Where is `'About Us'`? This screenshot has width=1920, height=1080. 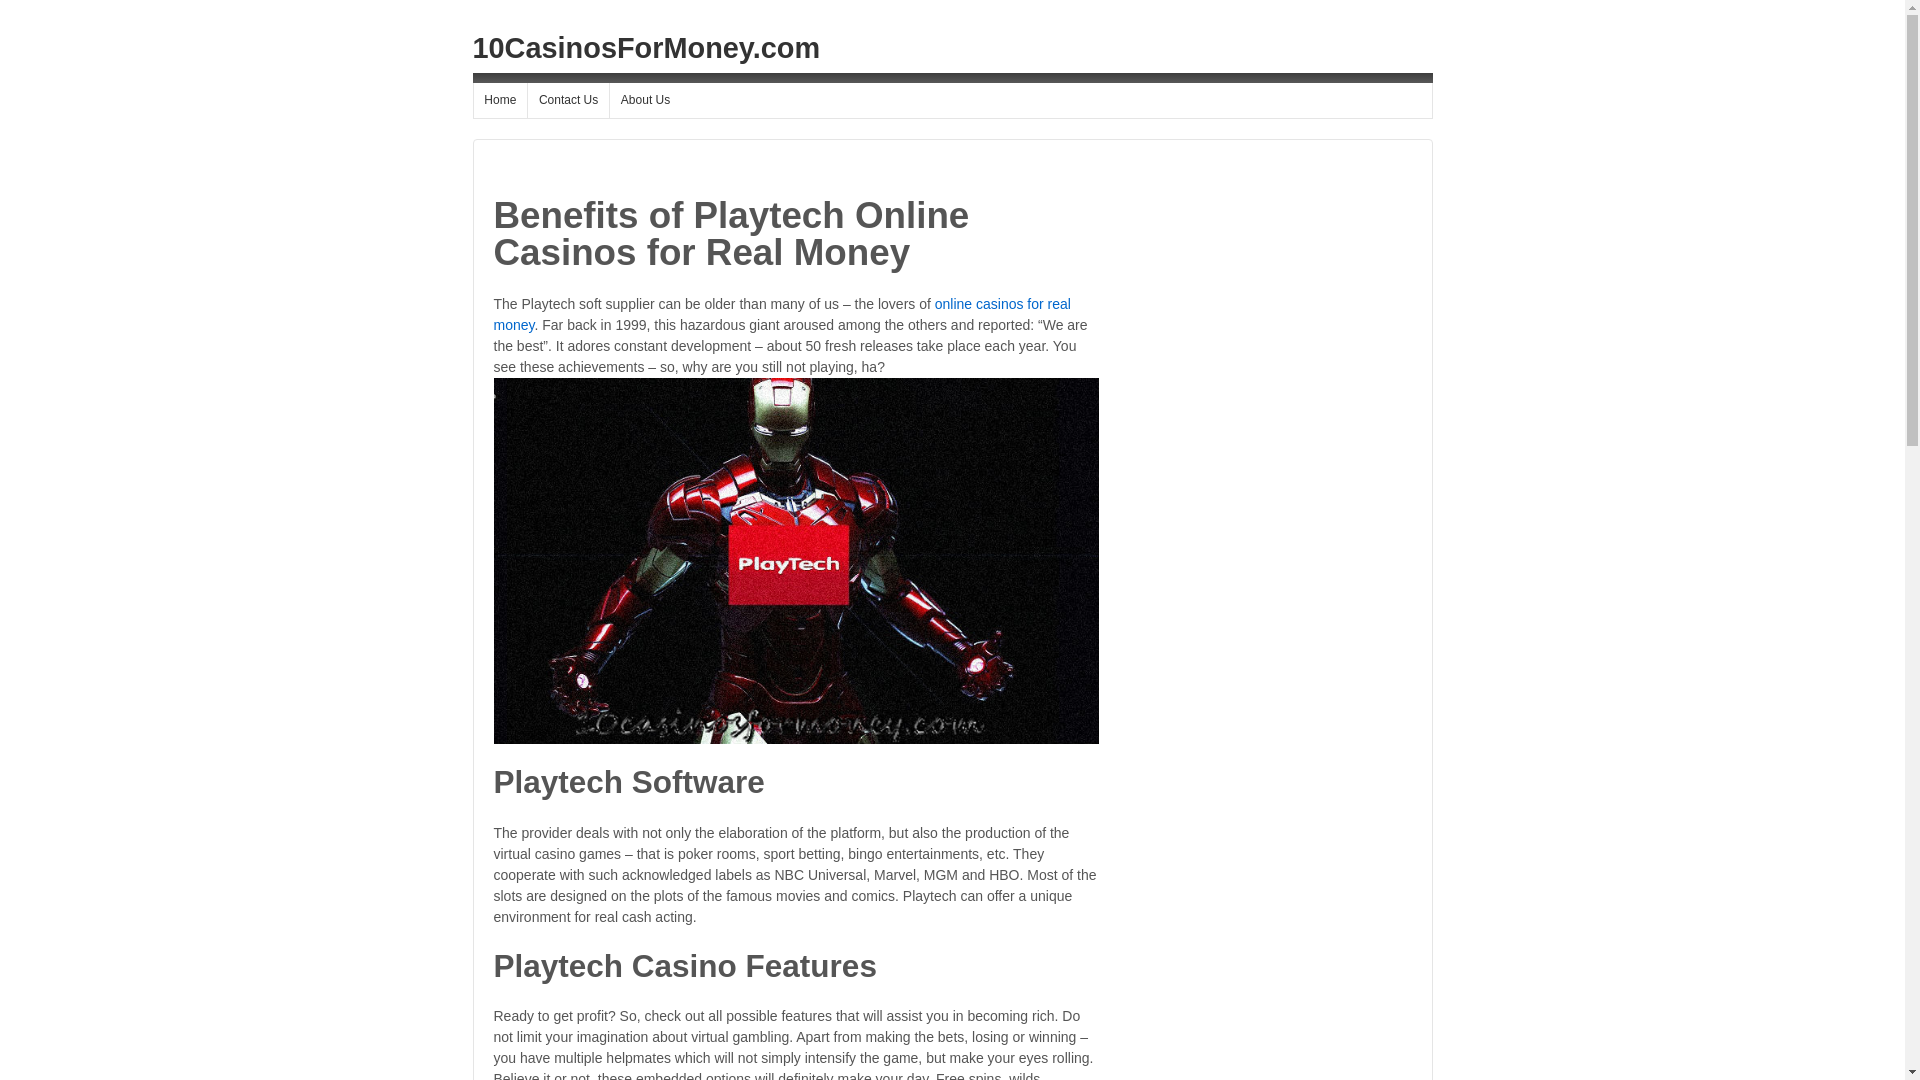
'About Us' is located at coordinates (608, 100).